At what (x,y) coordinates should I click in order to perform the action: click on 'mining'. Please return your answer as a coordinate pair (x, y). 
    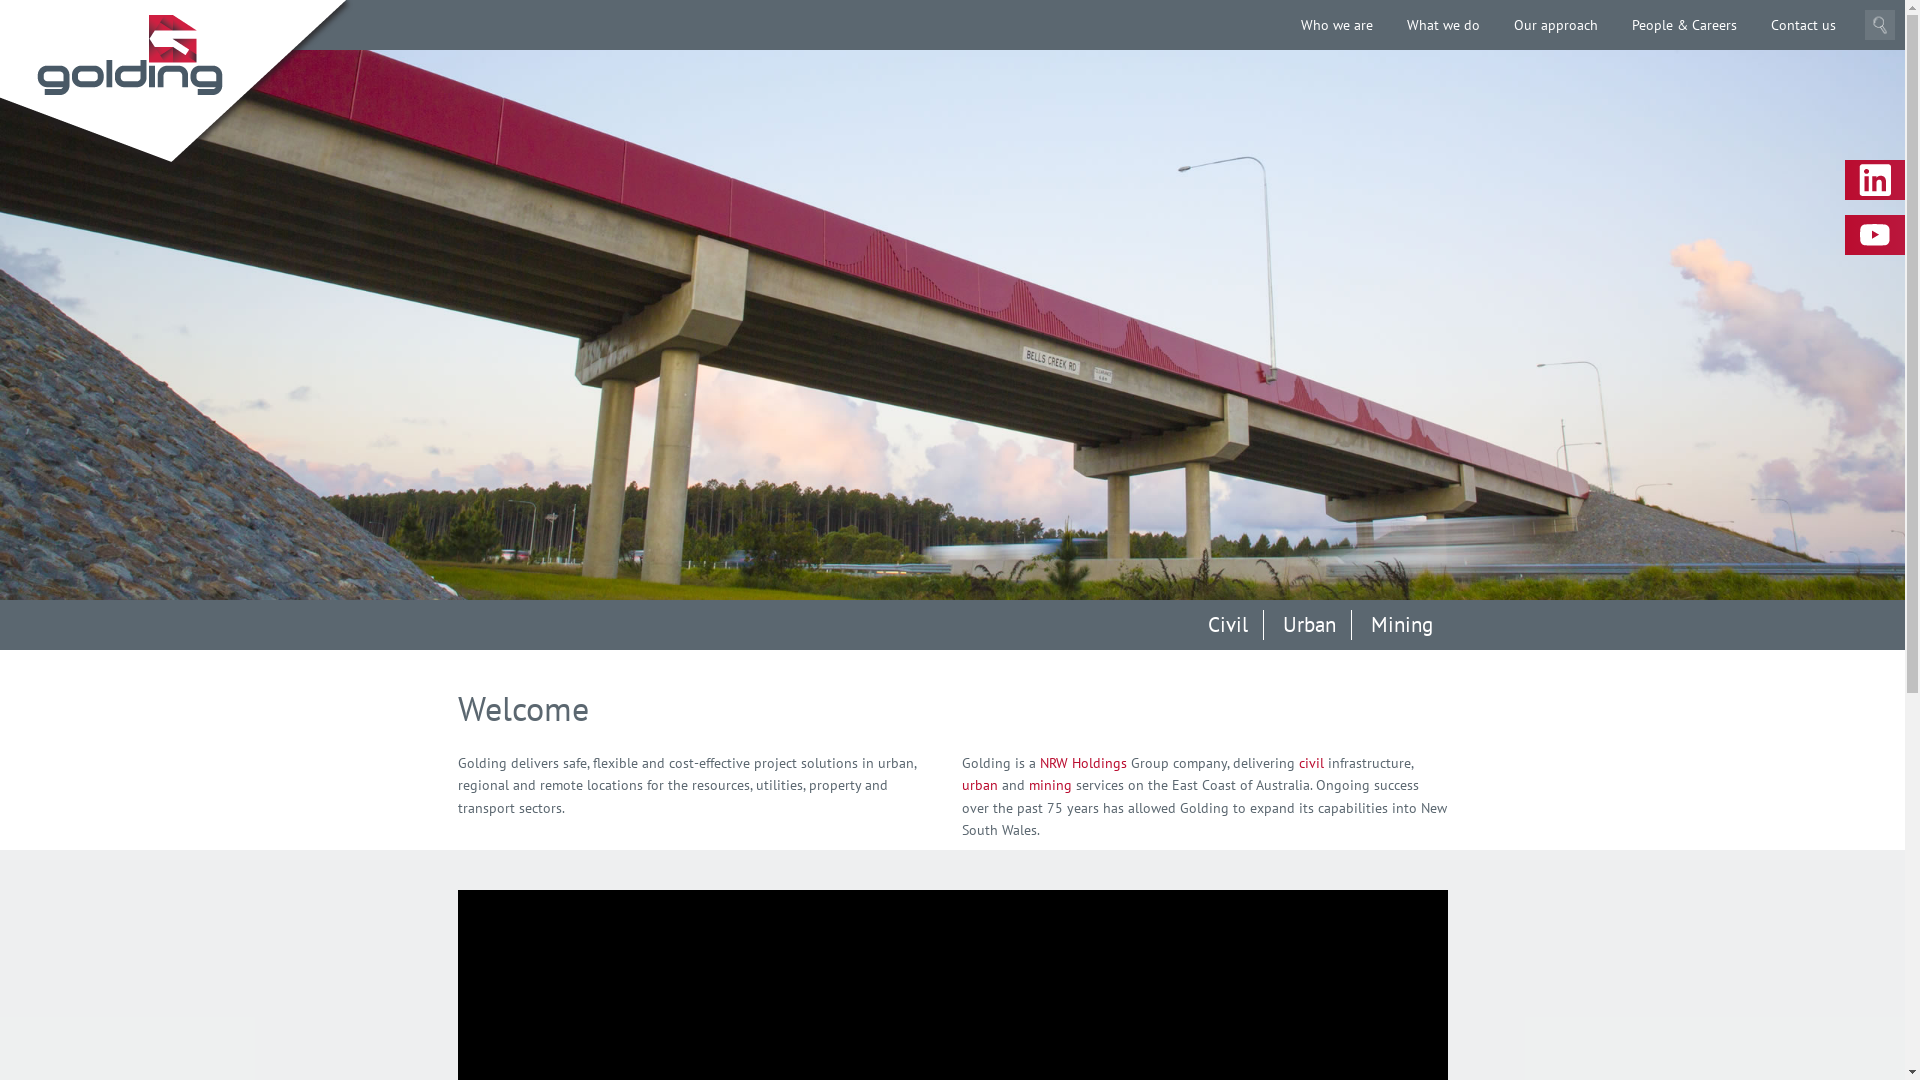
    Looking at the image, I should click on (1049, 784).